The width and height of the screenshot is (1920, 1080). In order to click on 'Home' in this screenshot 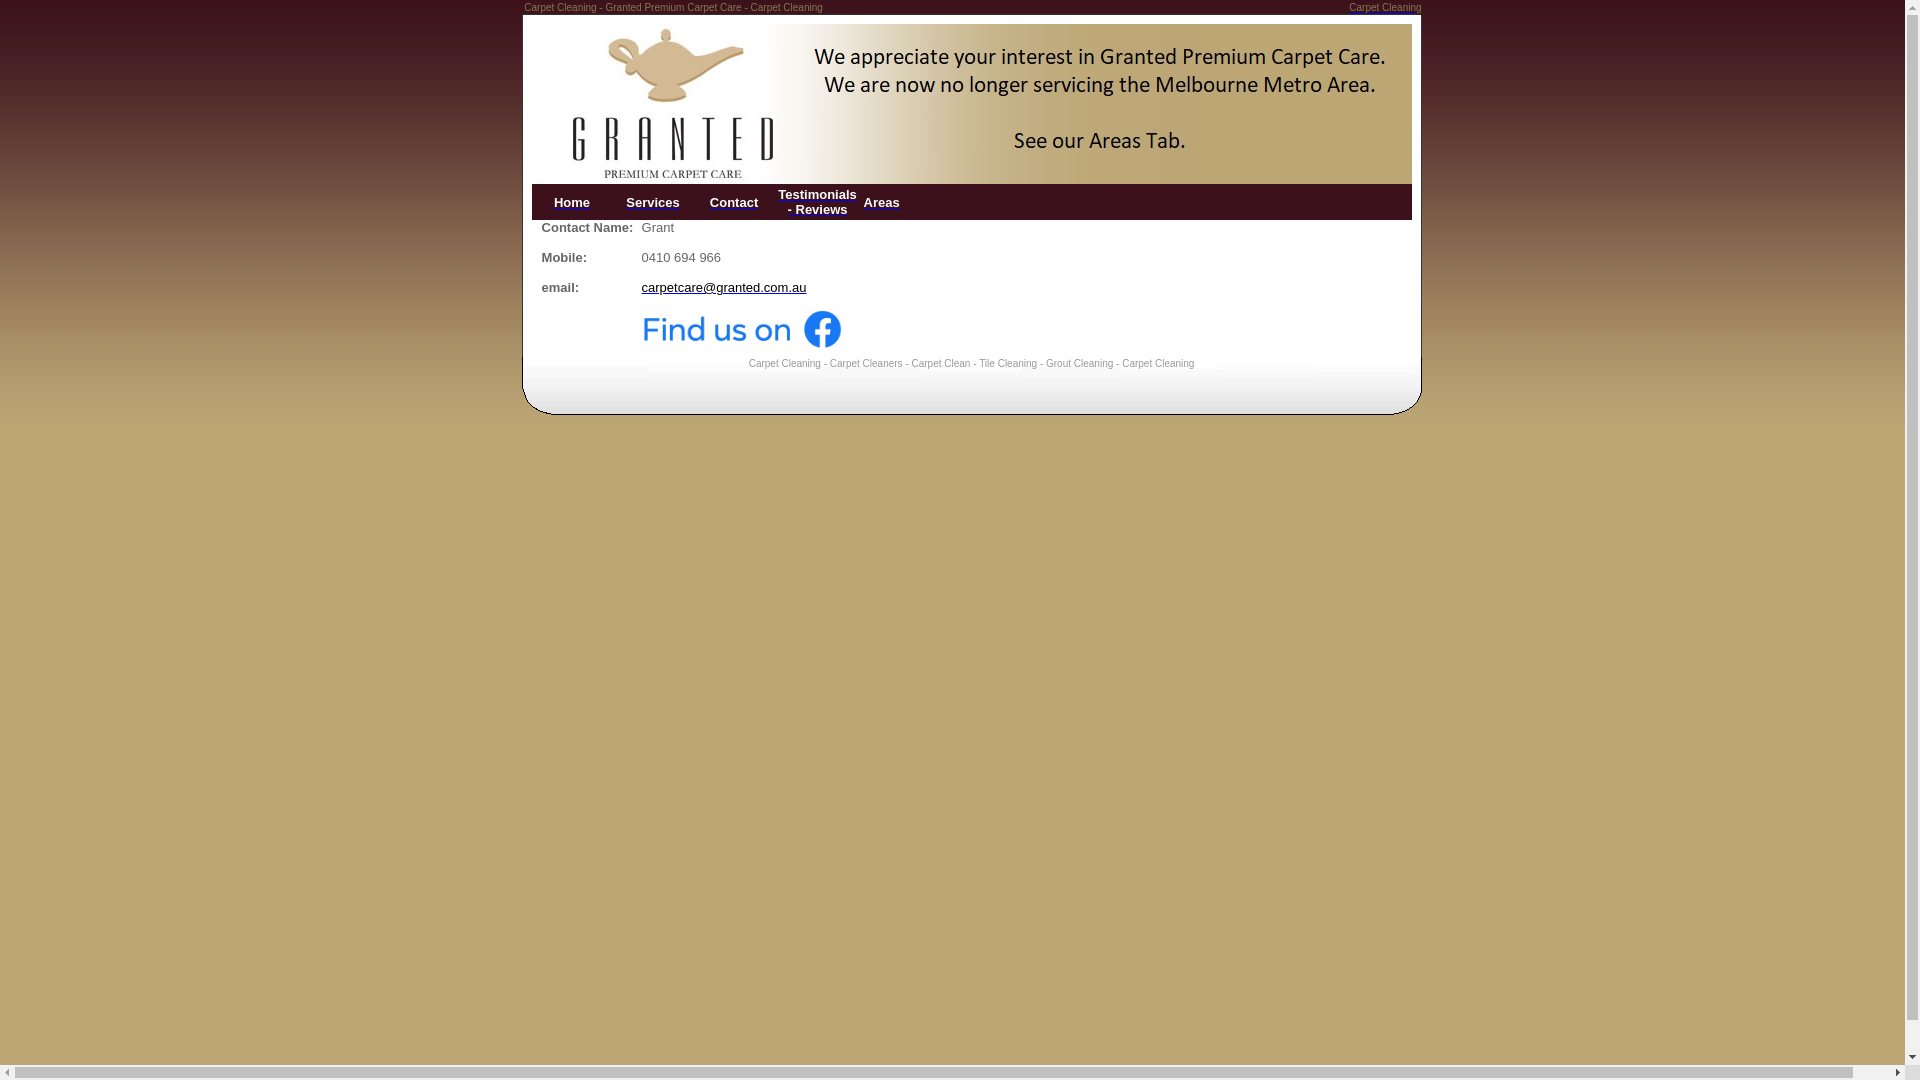, I will do `click(570, 201)`.